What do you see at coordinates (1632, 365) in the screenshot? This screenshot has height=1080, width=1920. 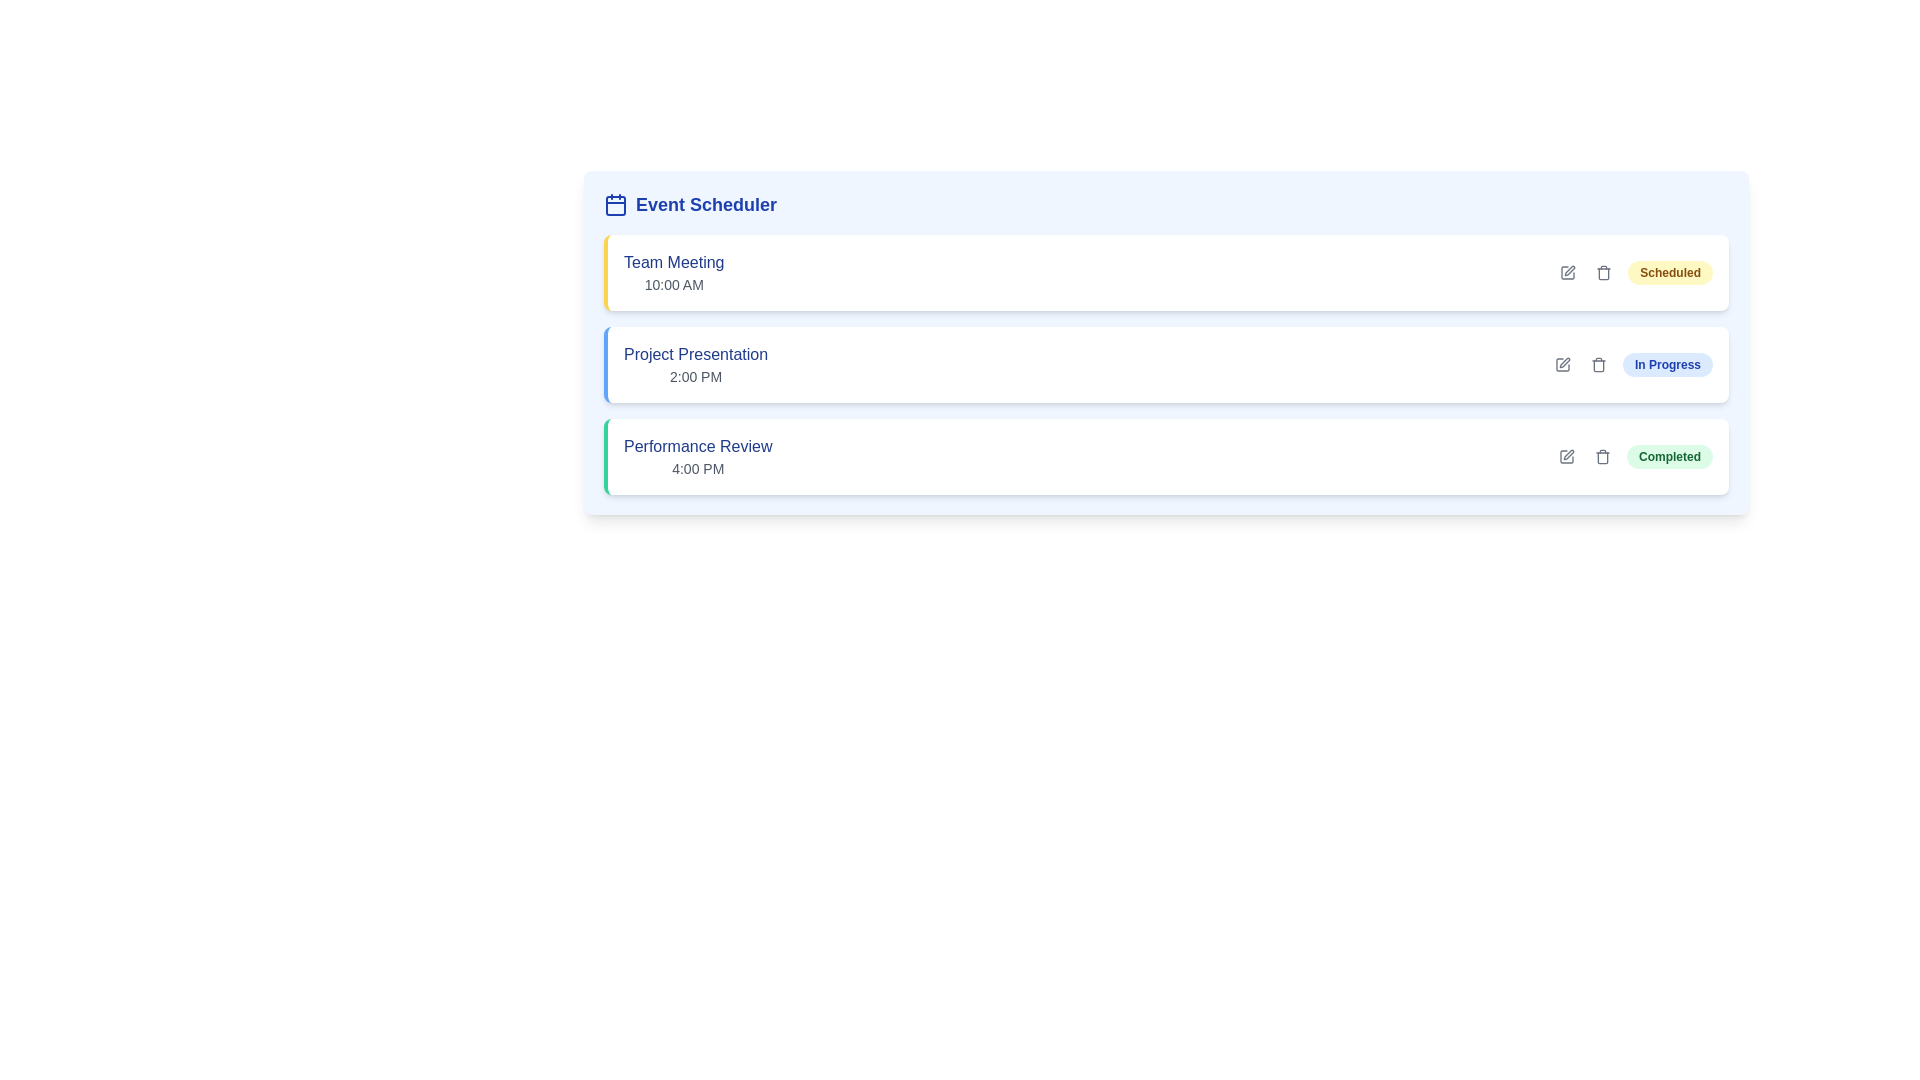 I see `the status indicator text label showing 'In Progress' located in the rightmost section of the 'Project Presentation' card` at bounding box center [1632, 365].